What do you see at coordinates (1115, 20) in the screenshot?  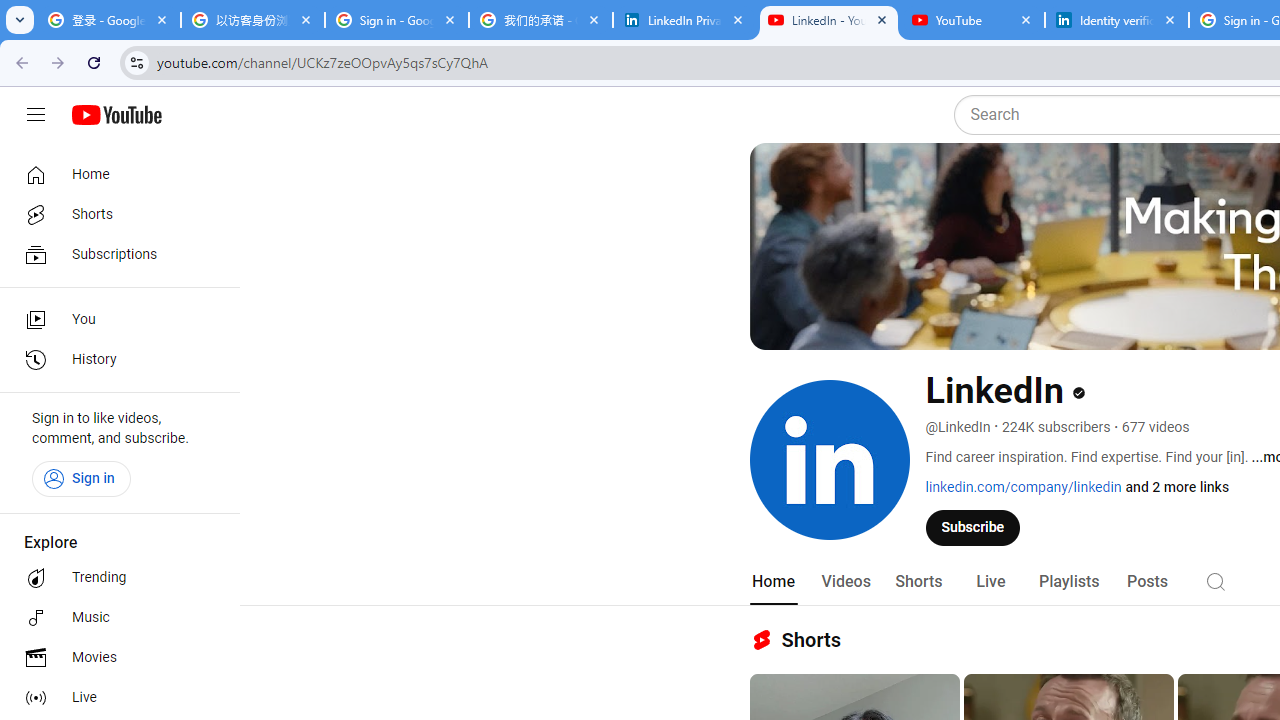 I see `'Identity verification via Persona | LinkedIn Help'` at bounding box center [1115, 20].